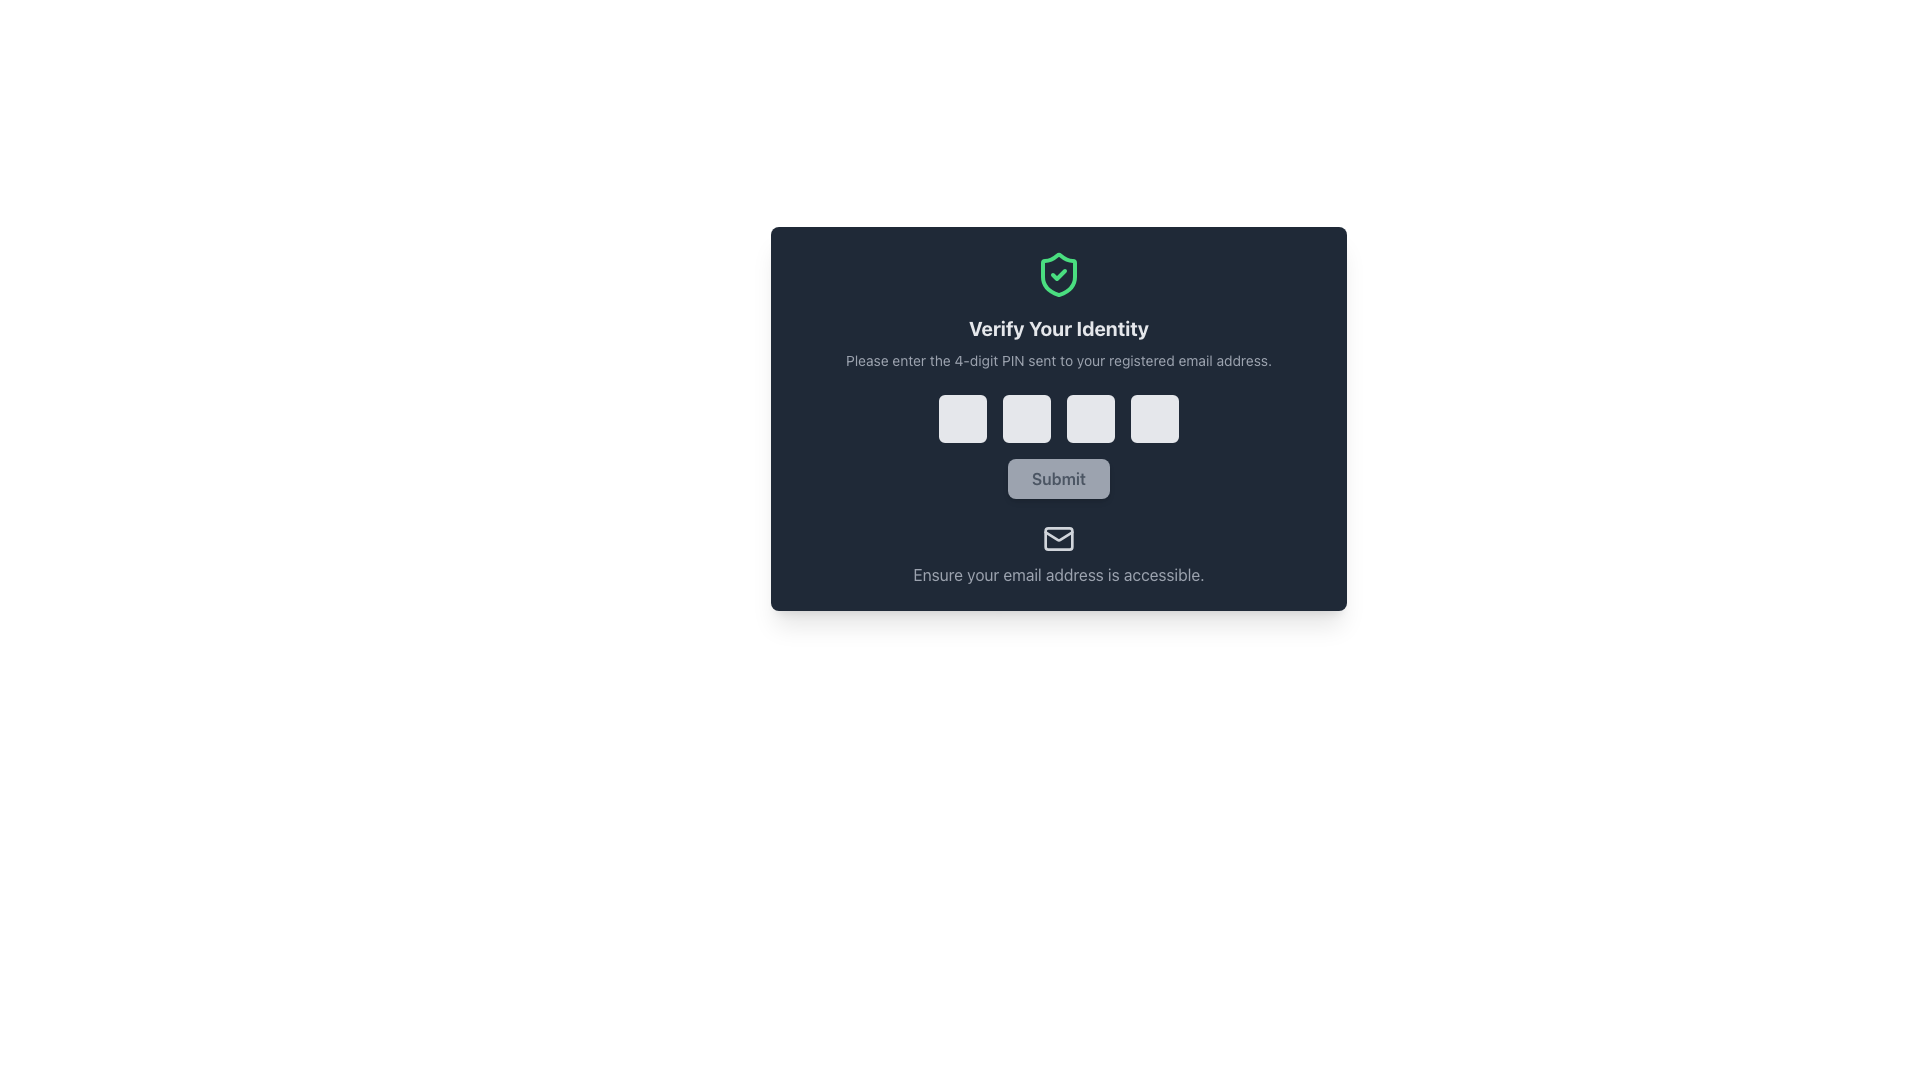  I want to click on the second input box for entering a single numerical digit, so click(1027, 418).